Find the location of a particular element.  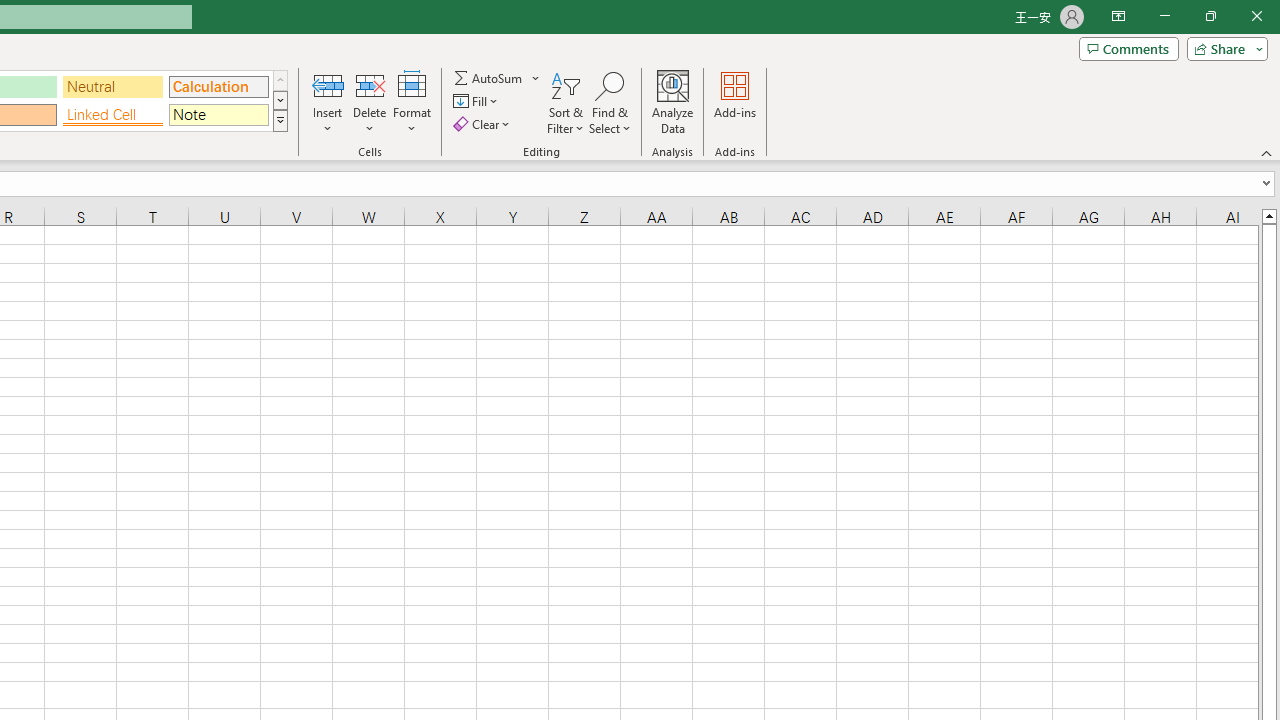

'Share' is located at coordinates (1222, 47).